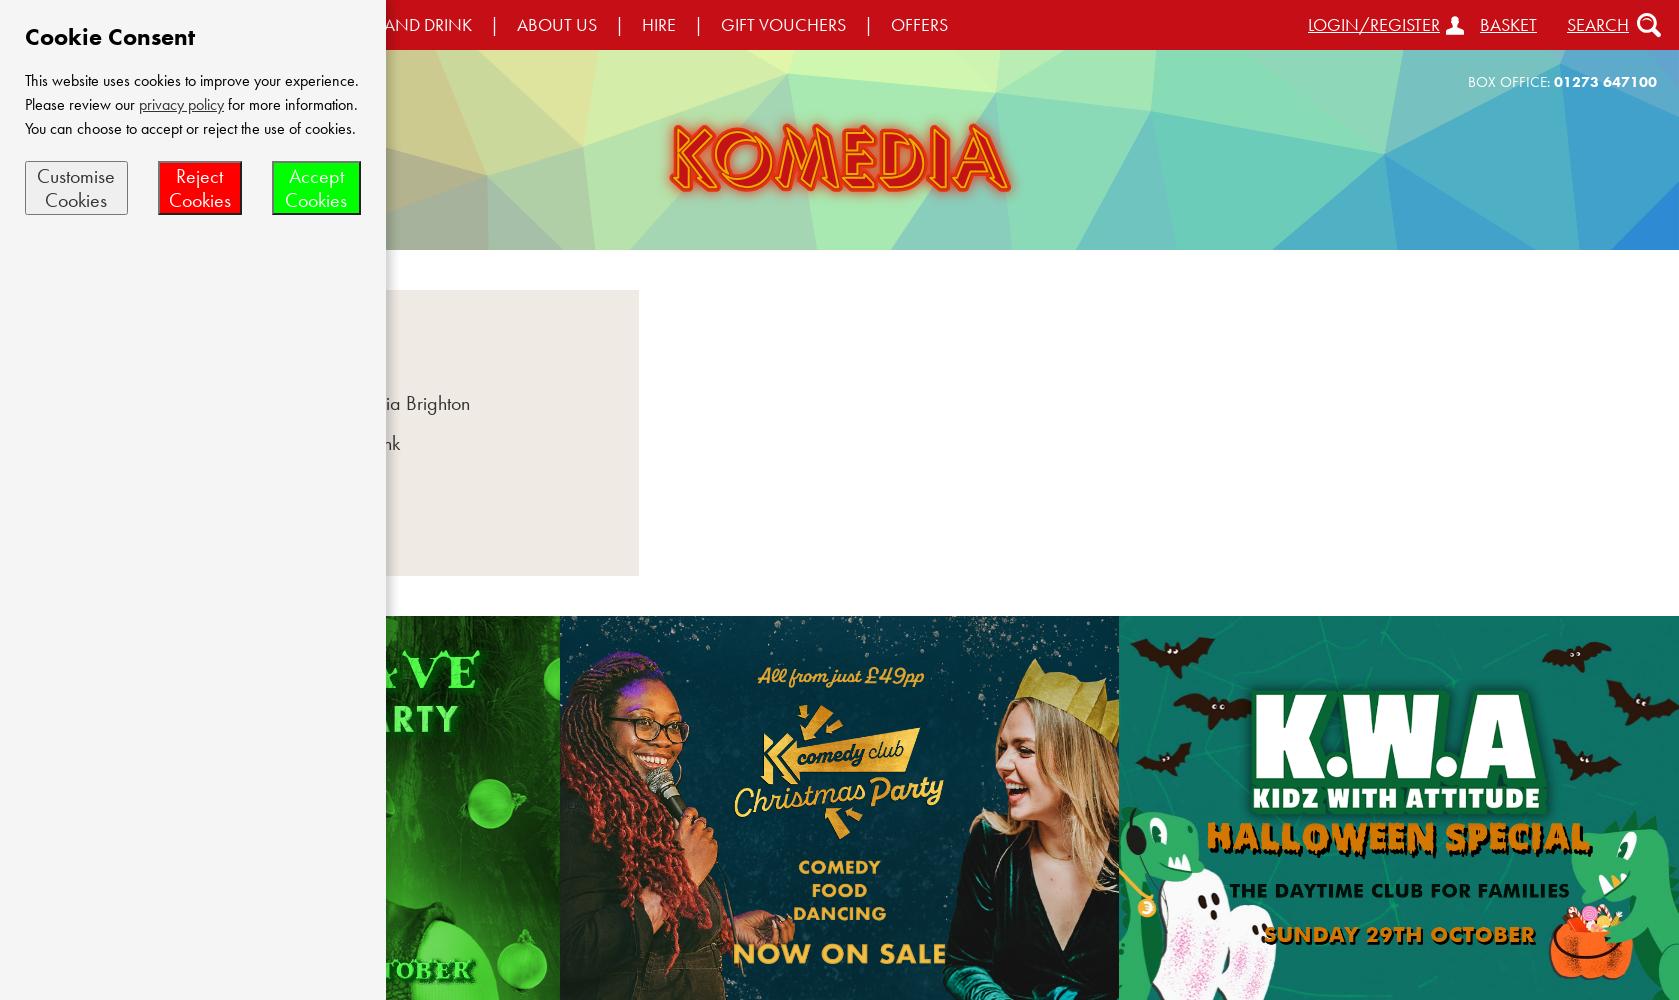  What do you see at coordinates (198, 188) in the screenshot?
I see `'Reject Cookies'` at bounding box center [198, 188].